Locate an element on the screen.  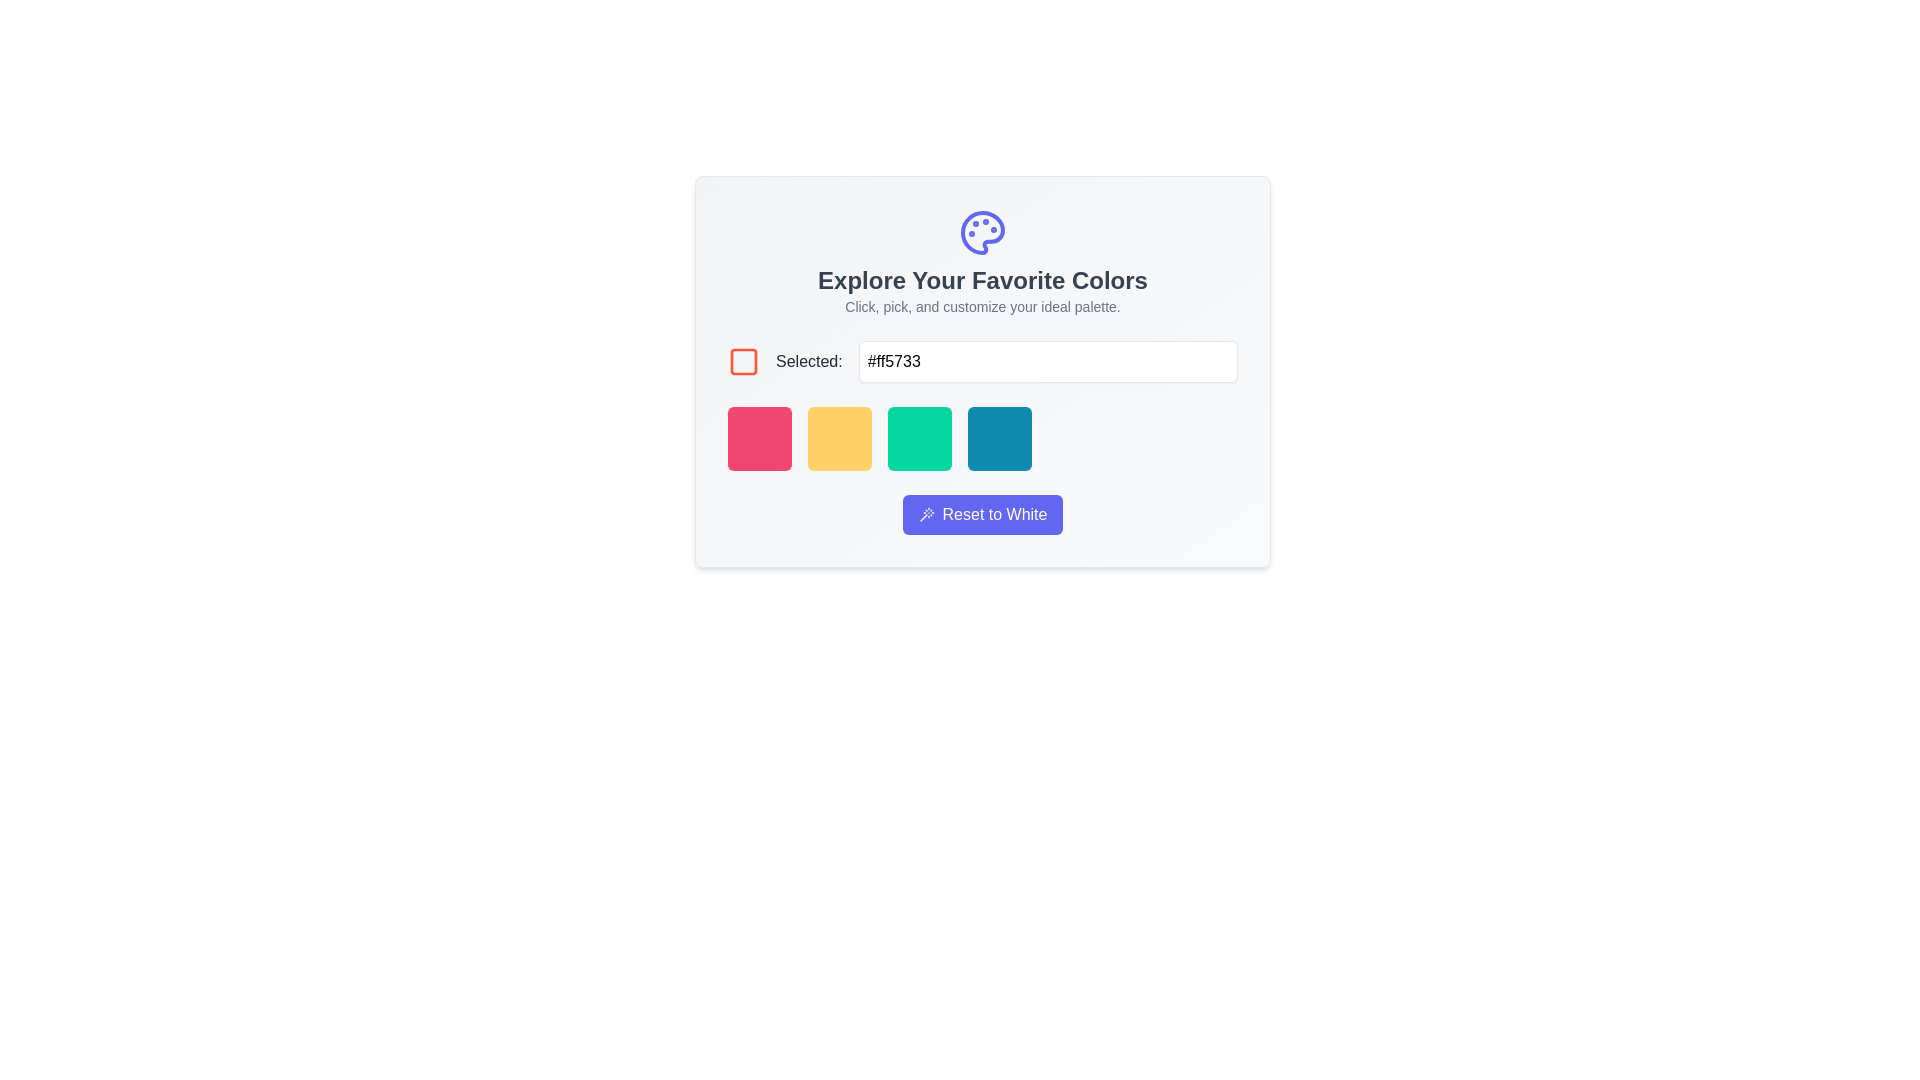
the Text Label that provides instructions for the palette customization feature, located below the heading 'Explore Your Favorite Colors' and above the checkbox and color selector input field is located at coordinates (983, 307).